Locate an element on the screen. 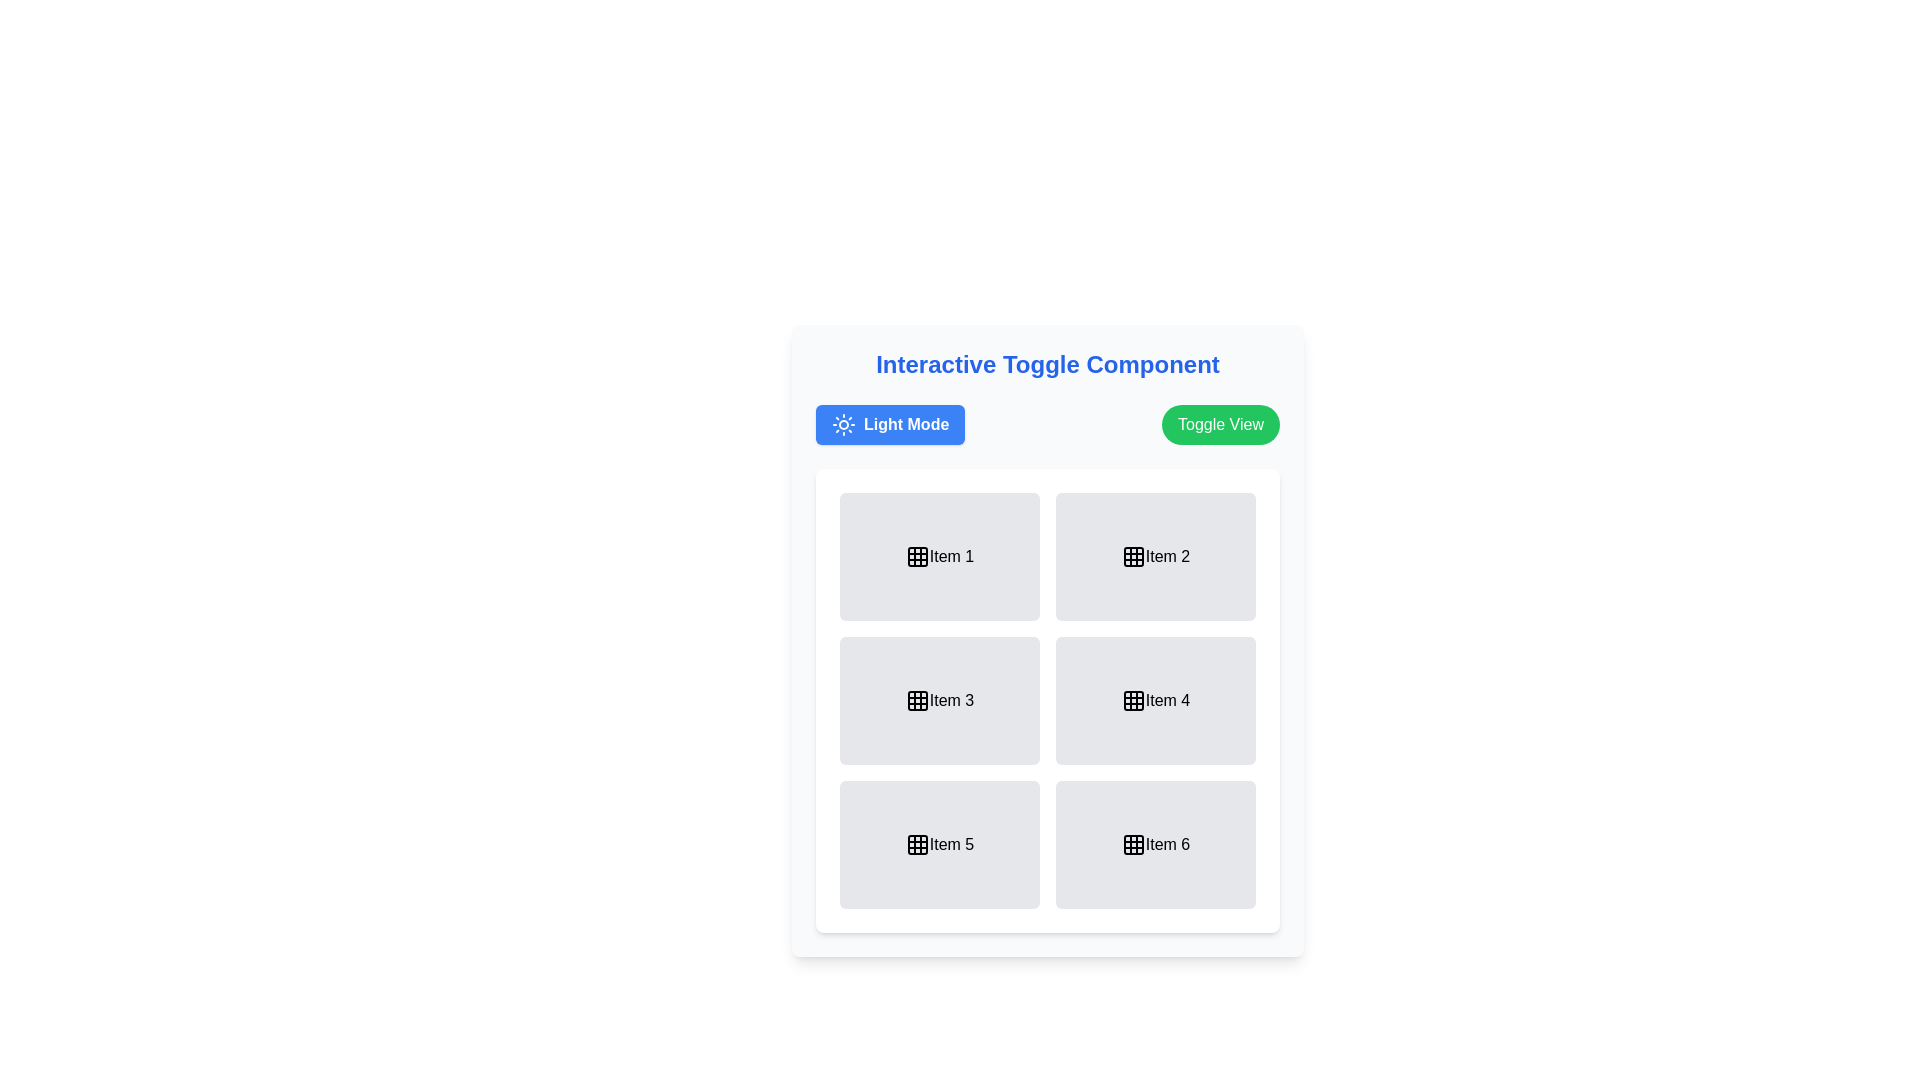  the rectangular grid item with a light gray background and rounded corners that contains the grid icon and the text 'Item 3' is located at coordinates (939, 700).